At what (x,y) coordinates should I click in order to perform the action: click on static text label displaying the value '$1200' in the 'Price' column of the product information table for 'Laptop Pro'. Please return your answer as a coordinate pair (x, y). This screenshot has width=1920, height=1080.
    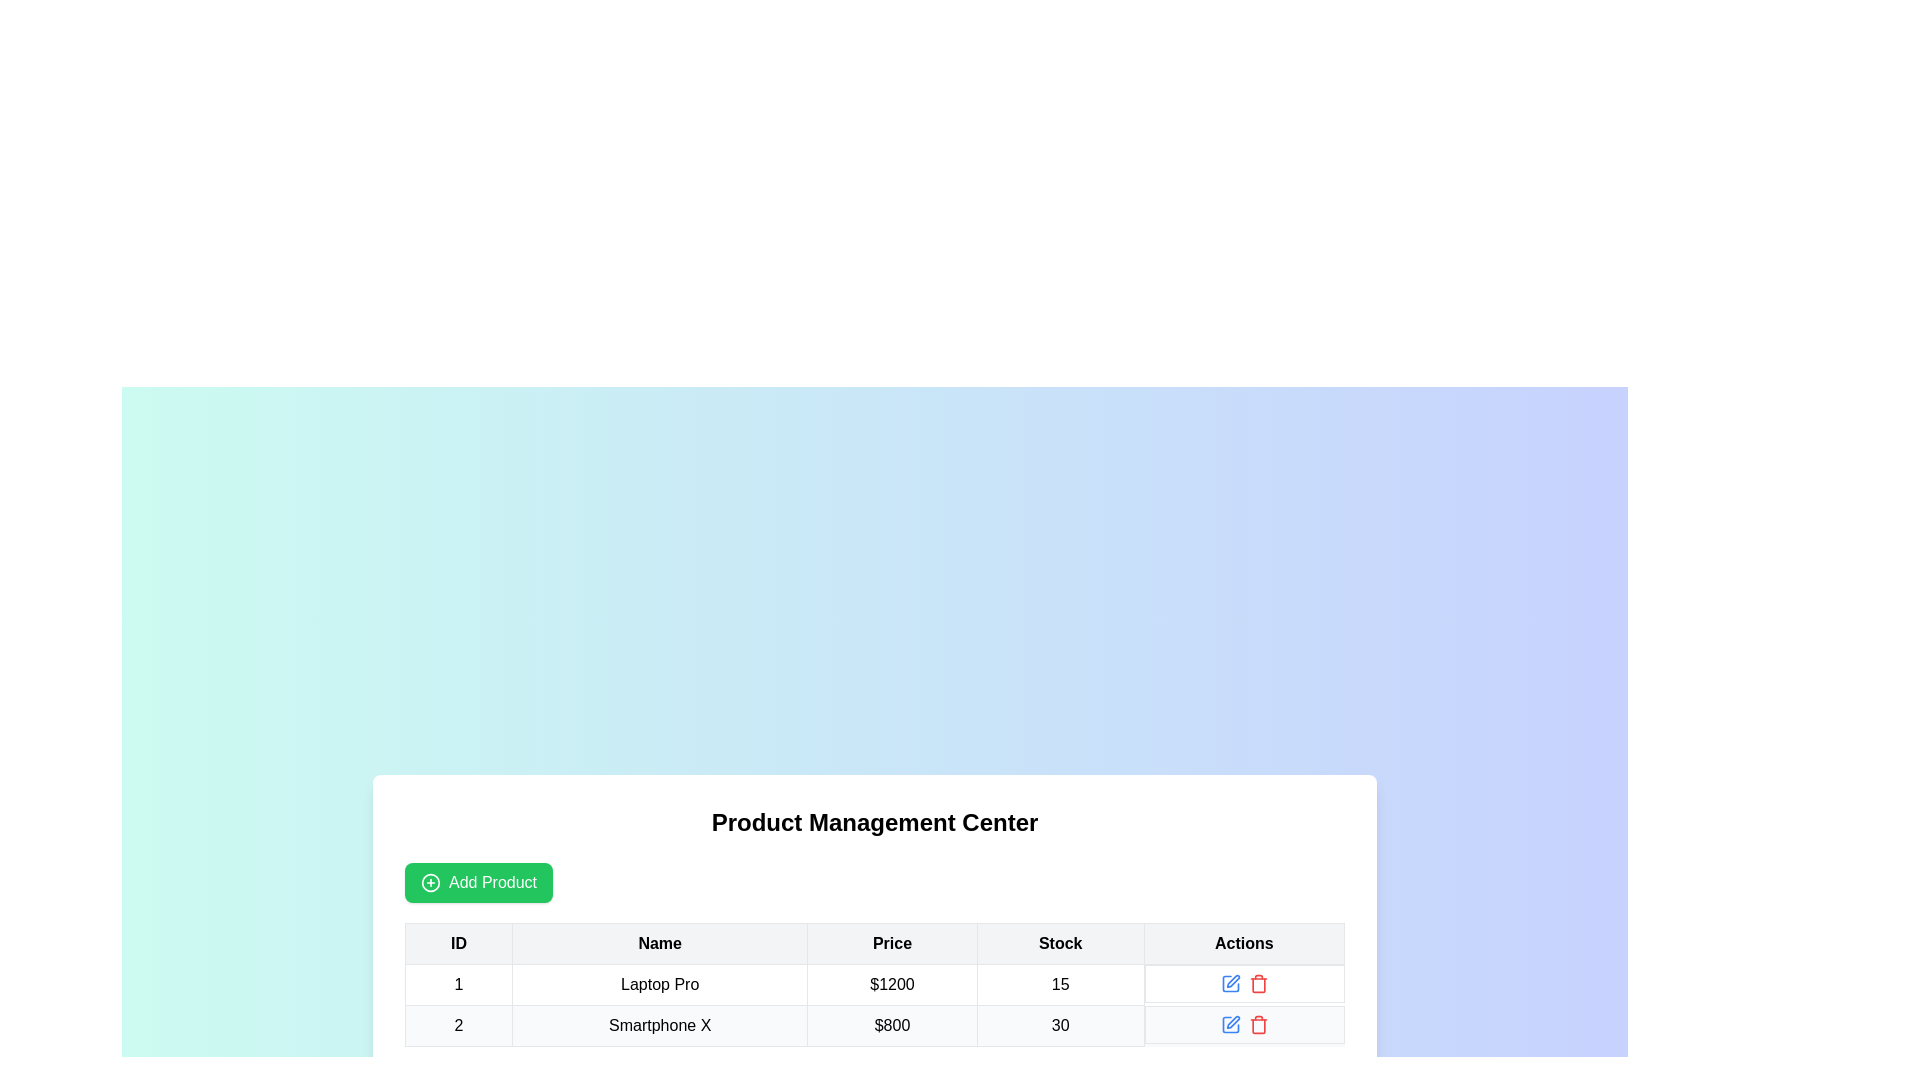
    Looking at the image, I should click on (891, 983).